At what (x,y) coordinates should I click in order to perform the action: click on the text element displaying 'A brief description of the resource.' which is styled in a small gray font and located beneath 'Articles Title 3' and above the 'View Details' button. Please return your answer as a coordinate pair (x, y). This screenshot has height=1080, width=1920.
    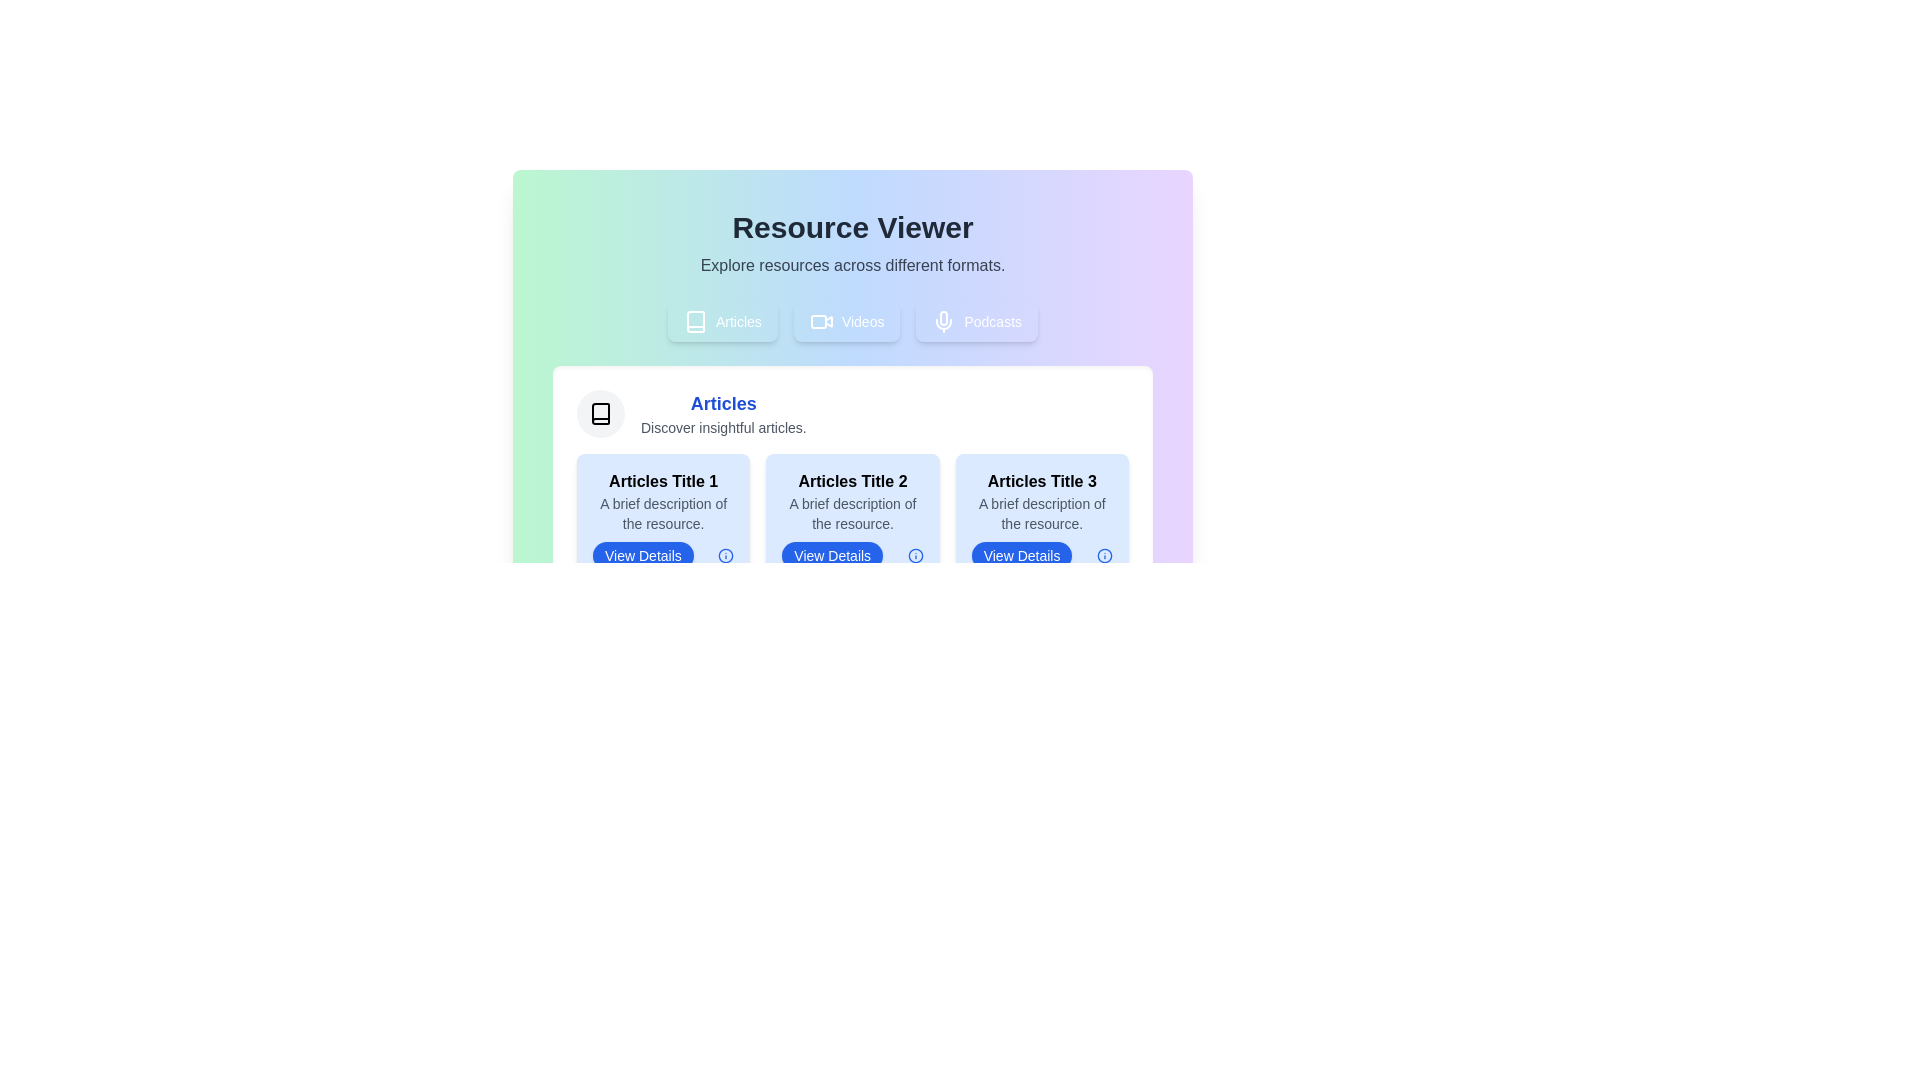
    Looking at the image, I should click on (1041, 512).